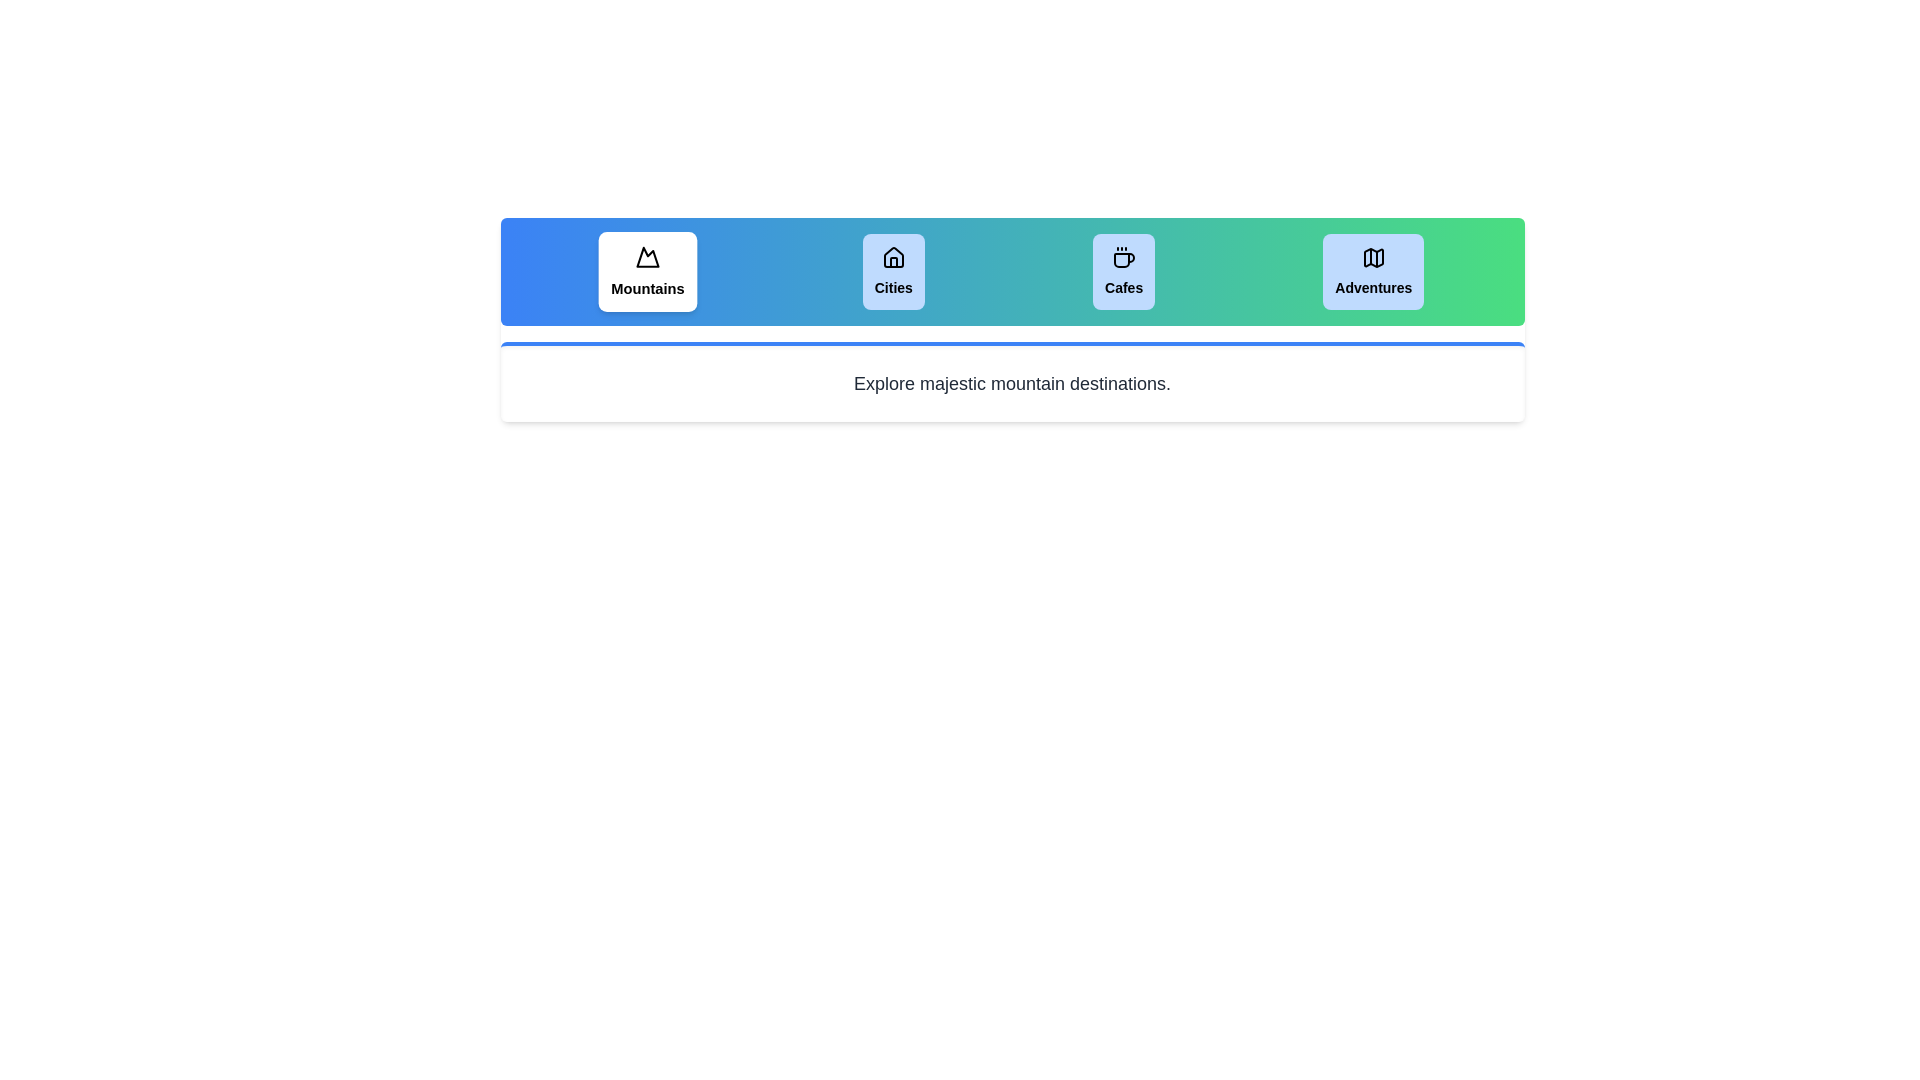  I want to click on the tab labeled Adventures to view its content, so click(1372, 272).